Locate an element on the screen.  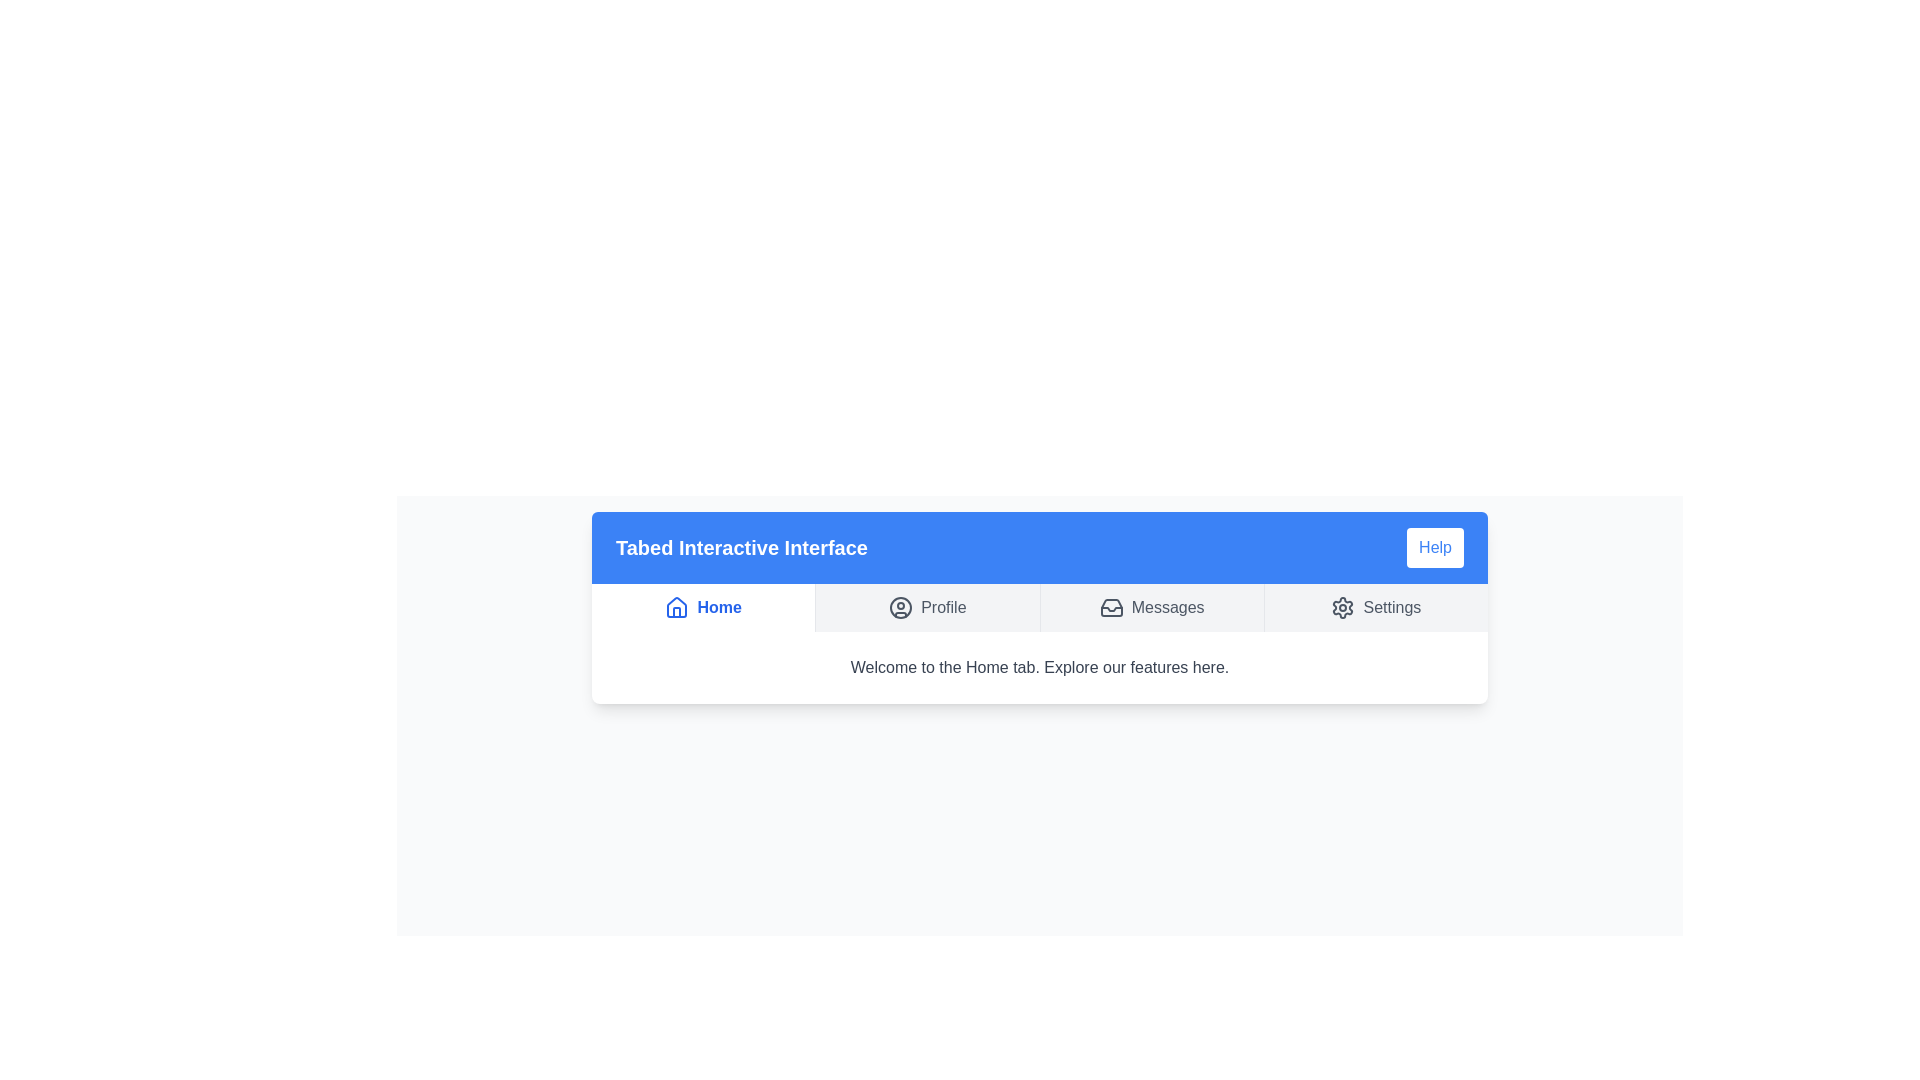
the settings icon located to the left of the 'Settings' label in the top right segment of the interface is located at coordinates (1343, 607).